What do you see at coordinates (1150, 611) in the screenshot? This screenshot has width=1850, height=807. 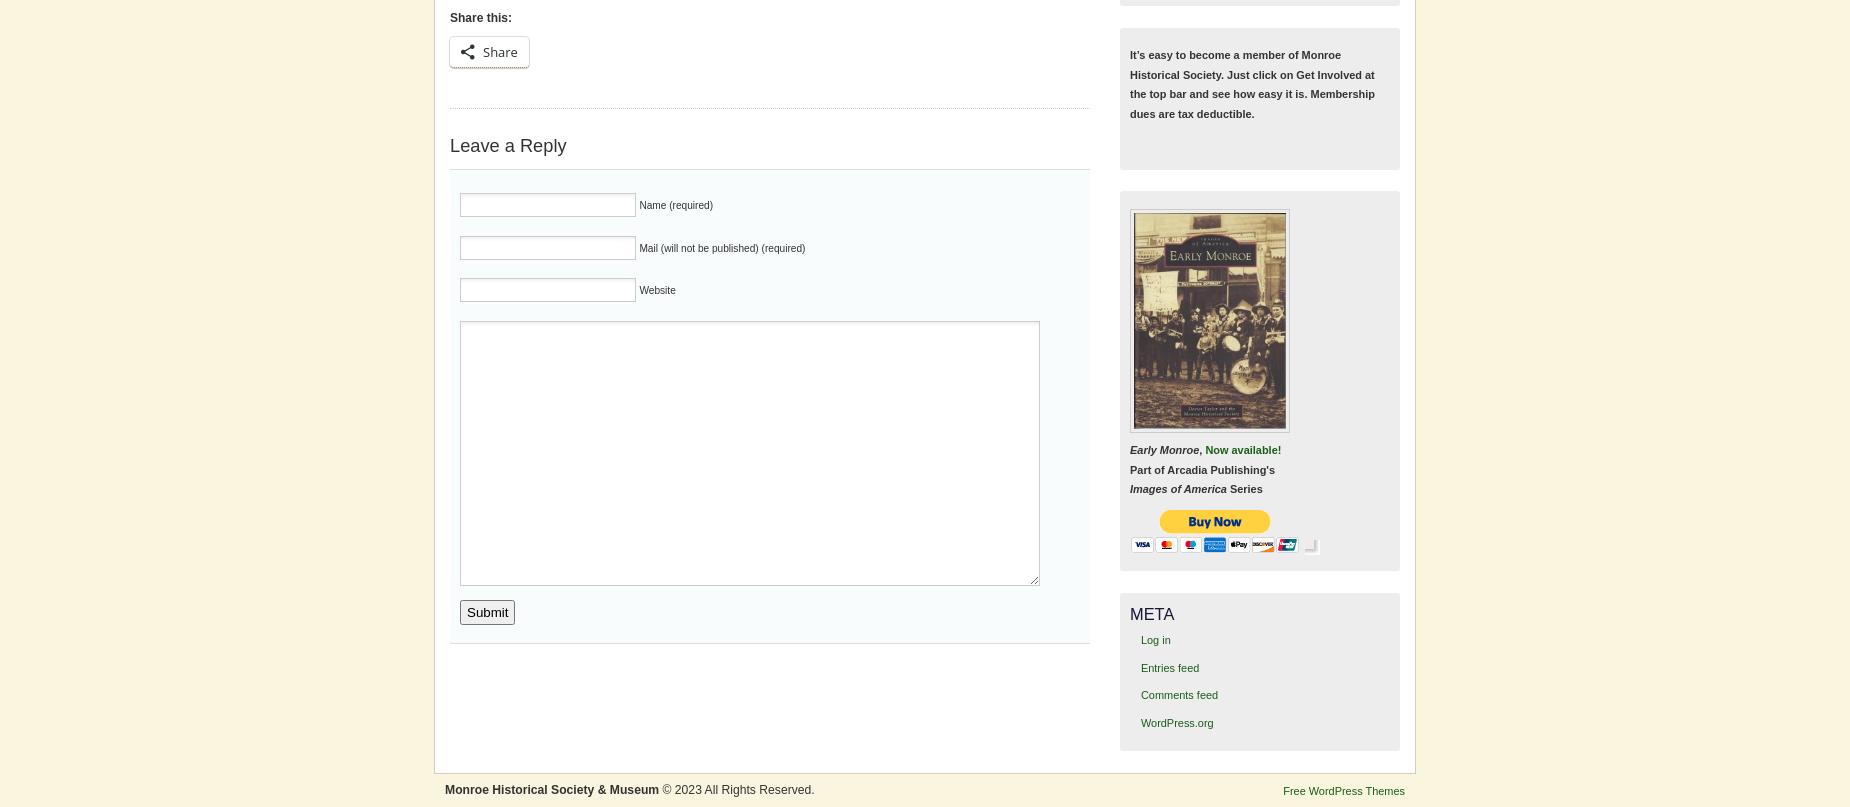 I see `'Meta'` at bounding box center [1150, 611].